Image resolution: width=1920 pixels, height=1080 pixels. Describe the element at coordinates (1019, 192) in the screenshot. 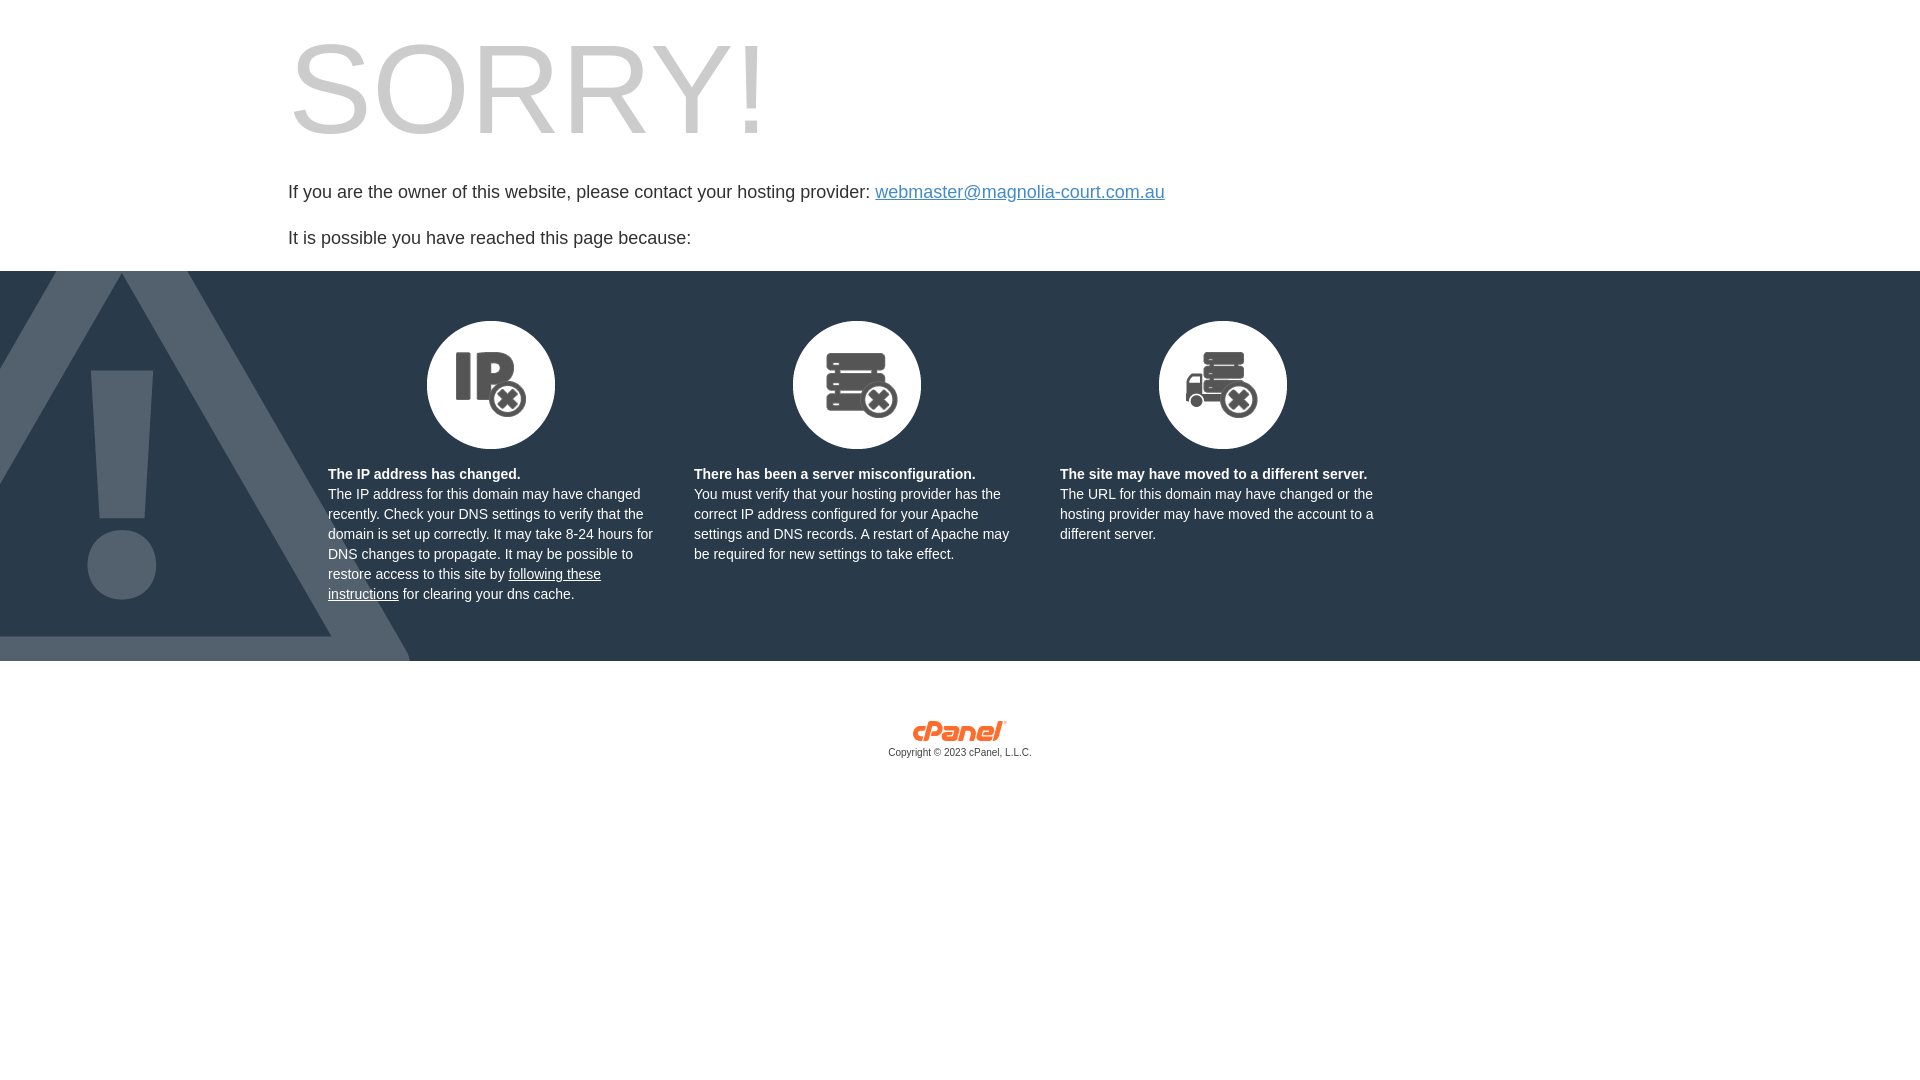

I see `'webmaster@magnolia-court.com.au'` at that location.